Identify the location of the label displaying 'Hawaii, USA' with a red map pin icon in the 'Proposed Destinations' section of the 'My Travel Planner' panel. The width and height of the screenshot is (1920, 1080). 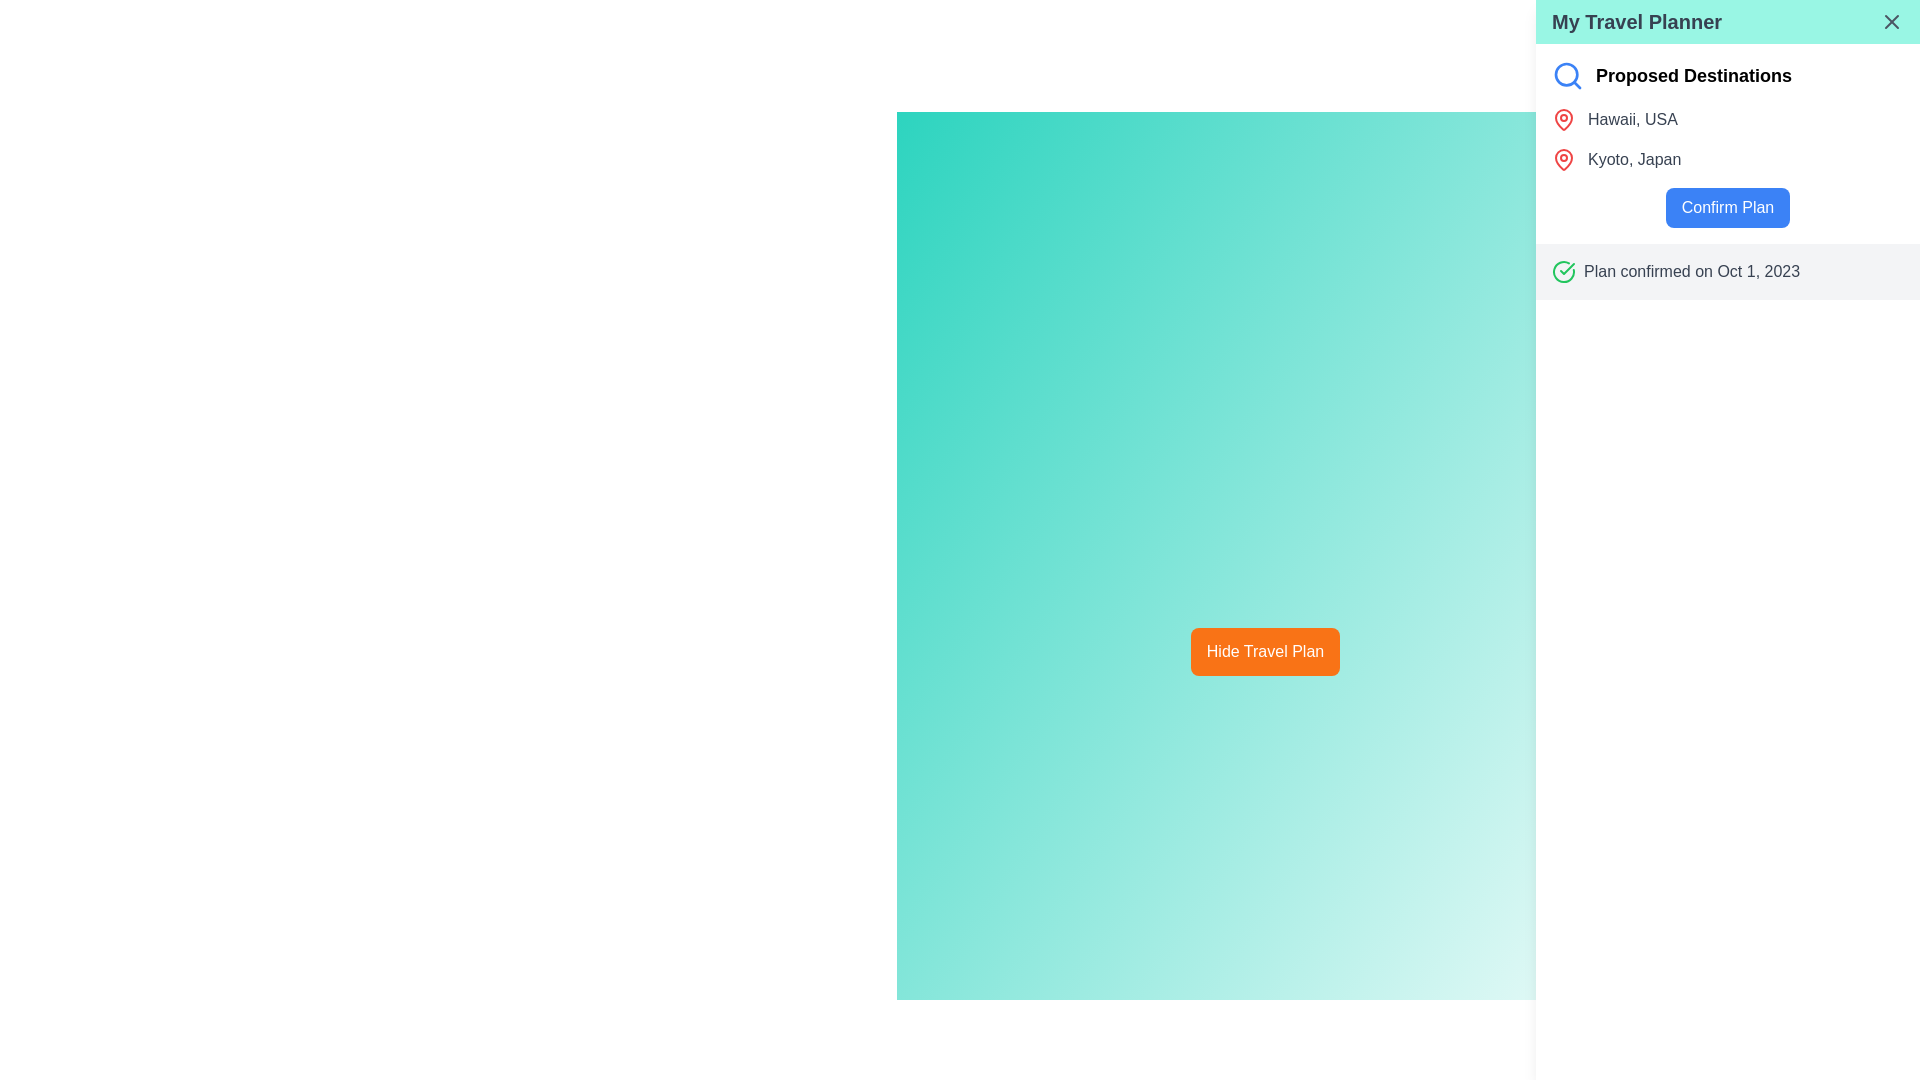
(1727, 119).